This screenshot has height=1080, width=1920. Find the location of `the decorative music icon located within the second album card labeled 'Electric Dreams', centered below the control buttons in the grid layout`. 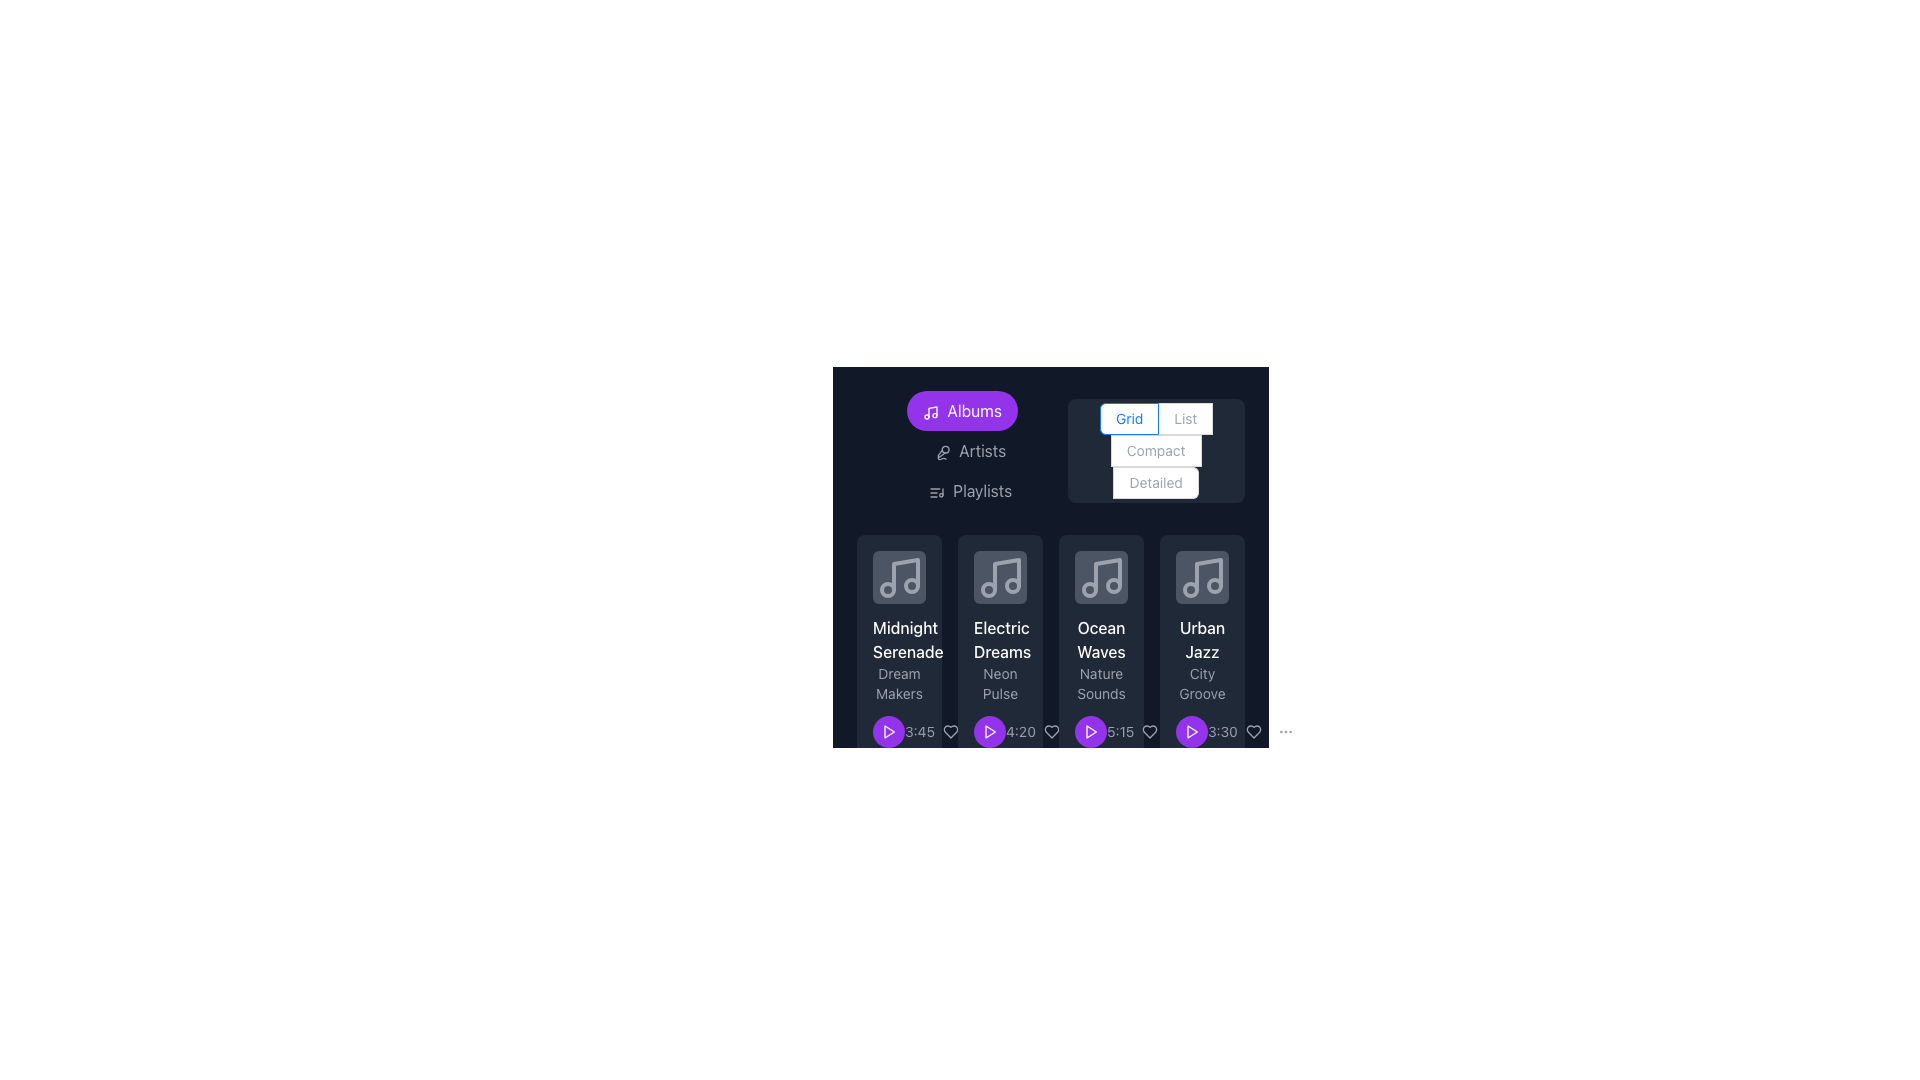

the decorative music icon located within the second album card labeled 'Electric Dreams', centered below the control buttons in the grid layout is located at coordinates (1000, 577).